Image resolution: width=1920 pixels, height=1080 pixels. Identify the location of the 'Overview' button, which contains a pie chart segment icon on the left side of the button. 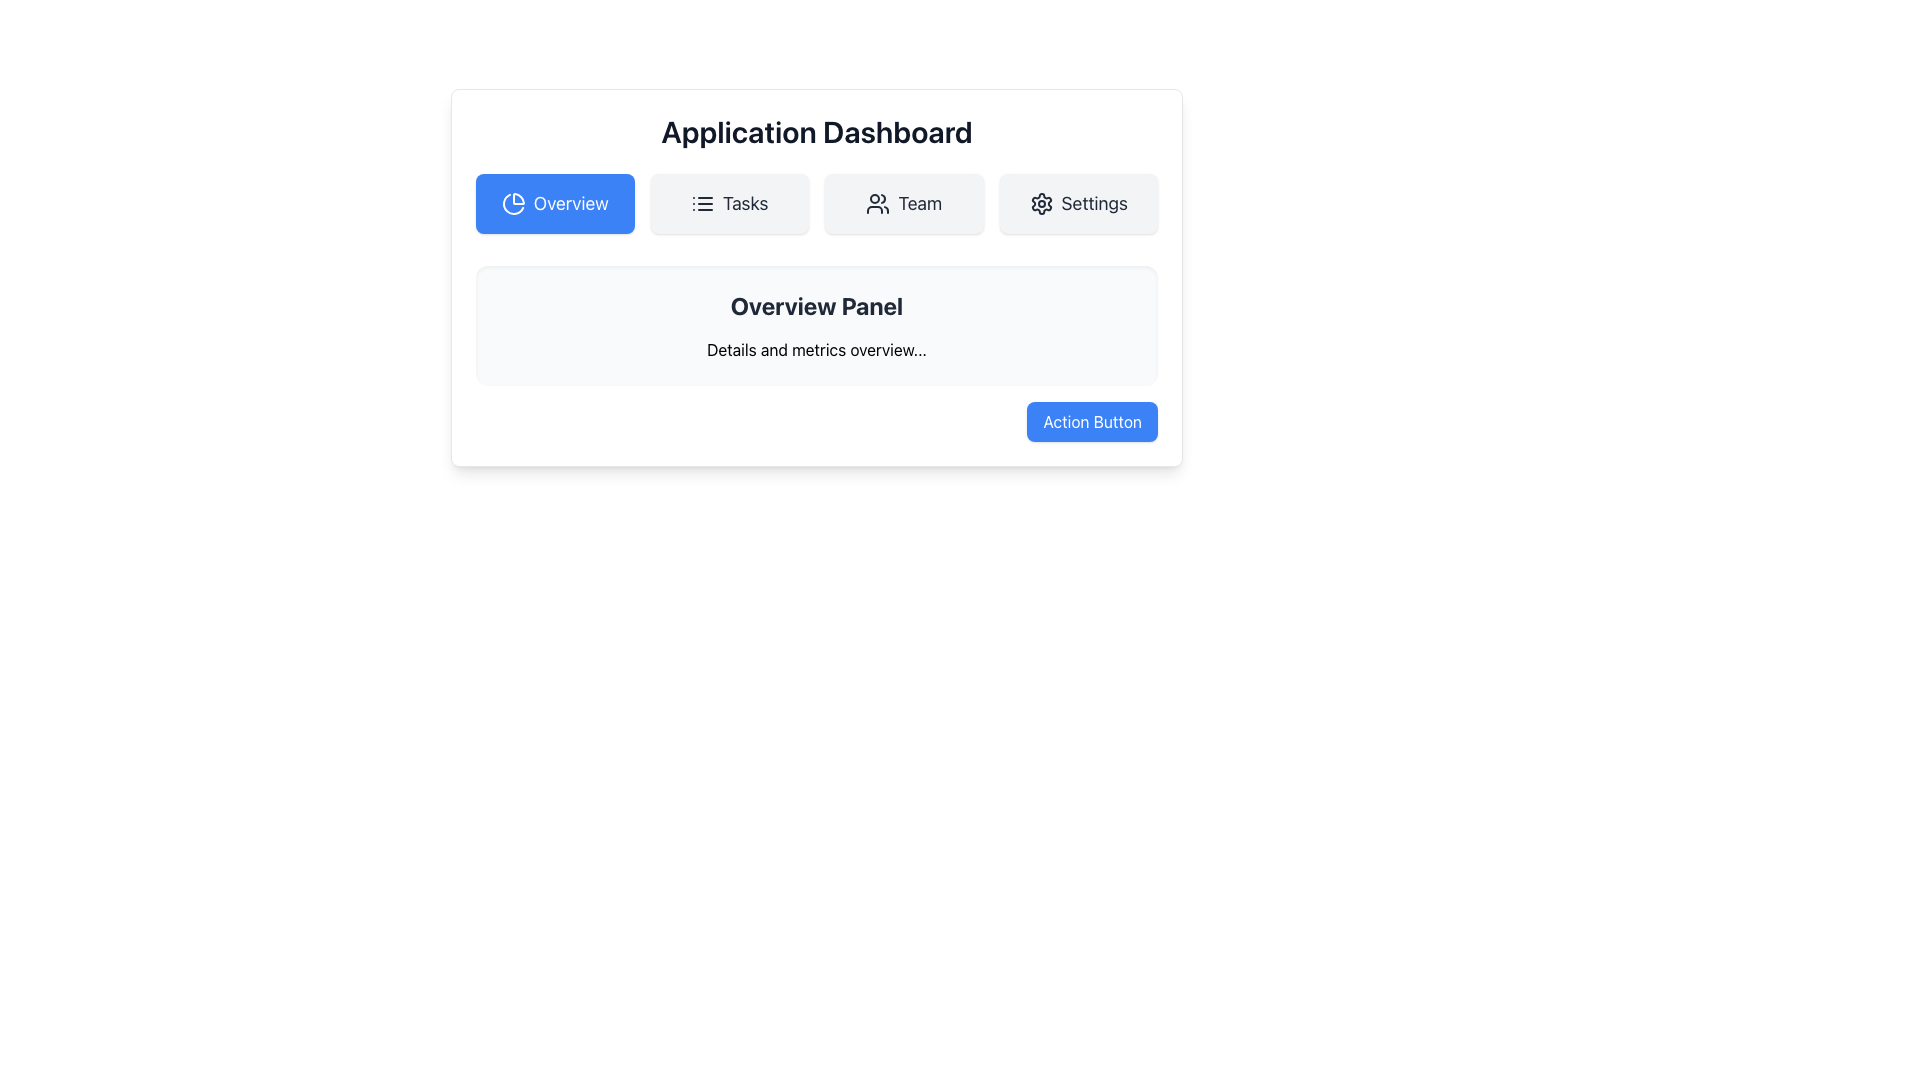
(518, 199).